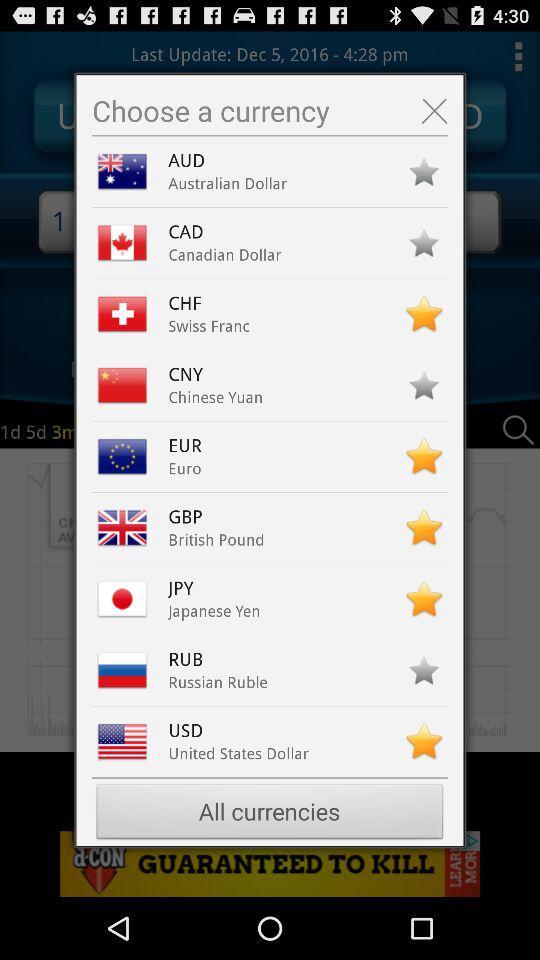  What do you see at coordinates (208, 326) in the screenshot?
I see `the swiss franc app` at bounding box center [208, 326].